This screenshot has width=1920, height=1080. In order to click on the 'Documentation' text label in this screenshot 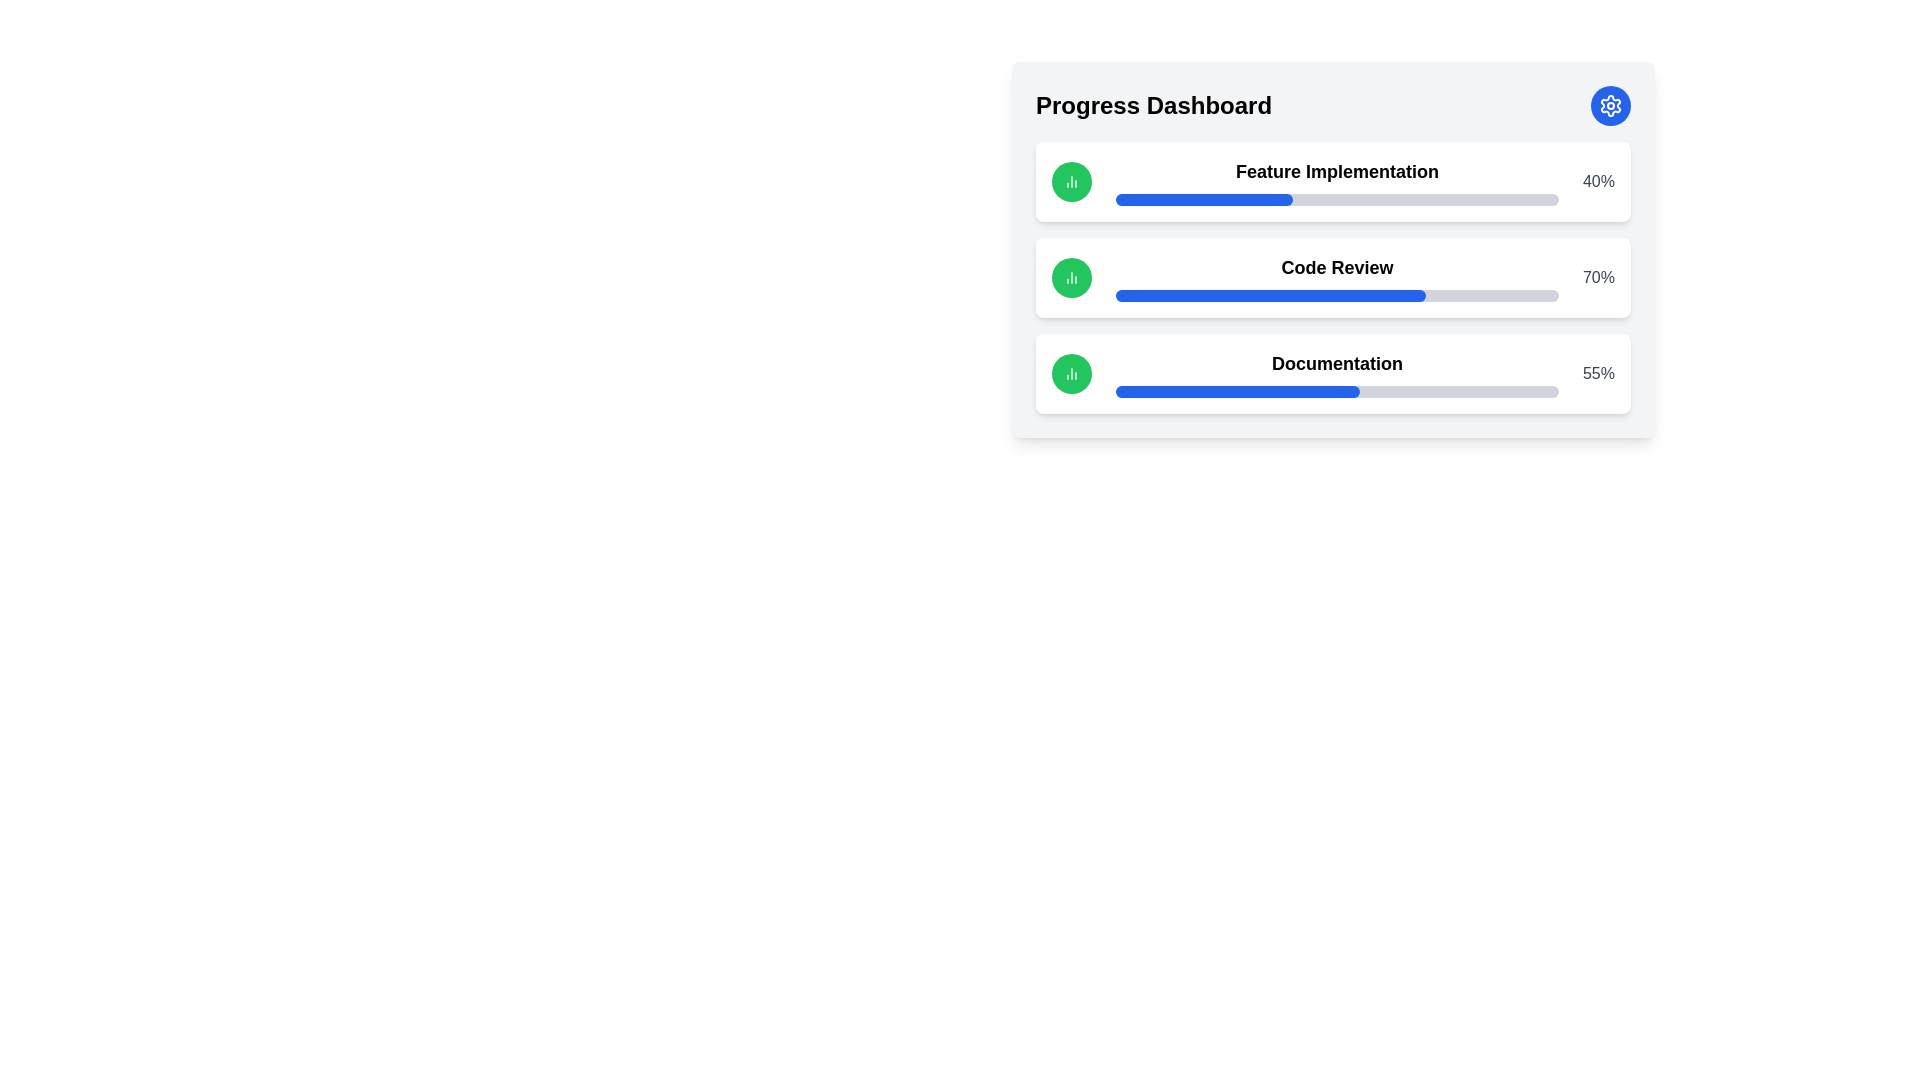, I will do `click(1337, 374)`.